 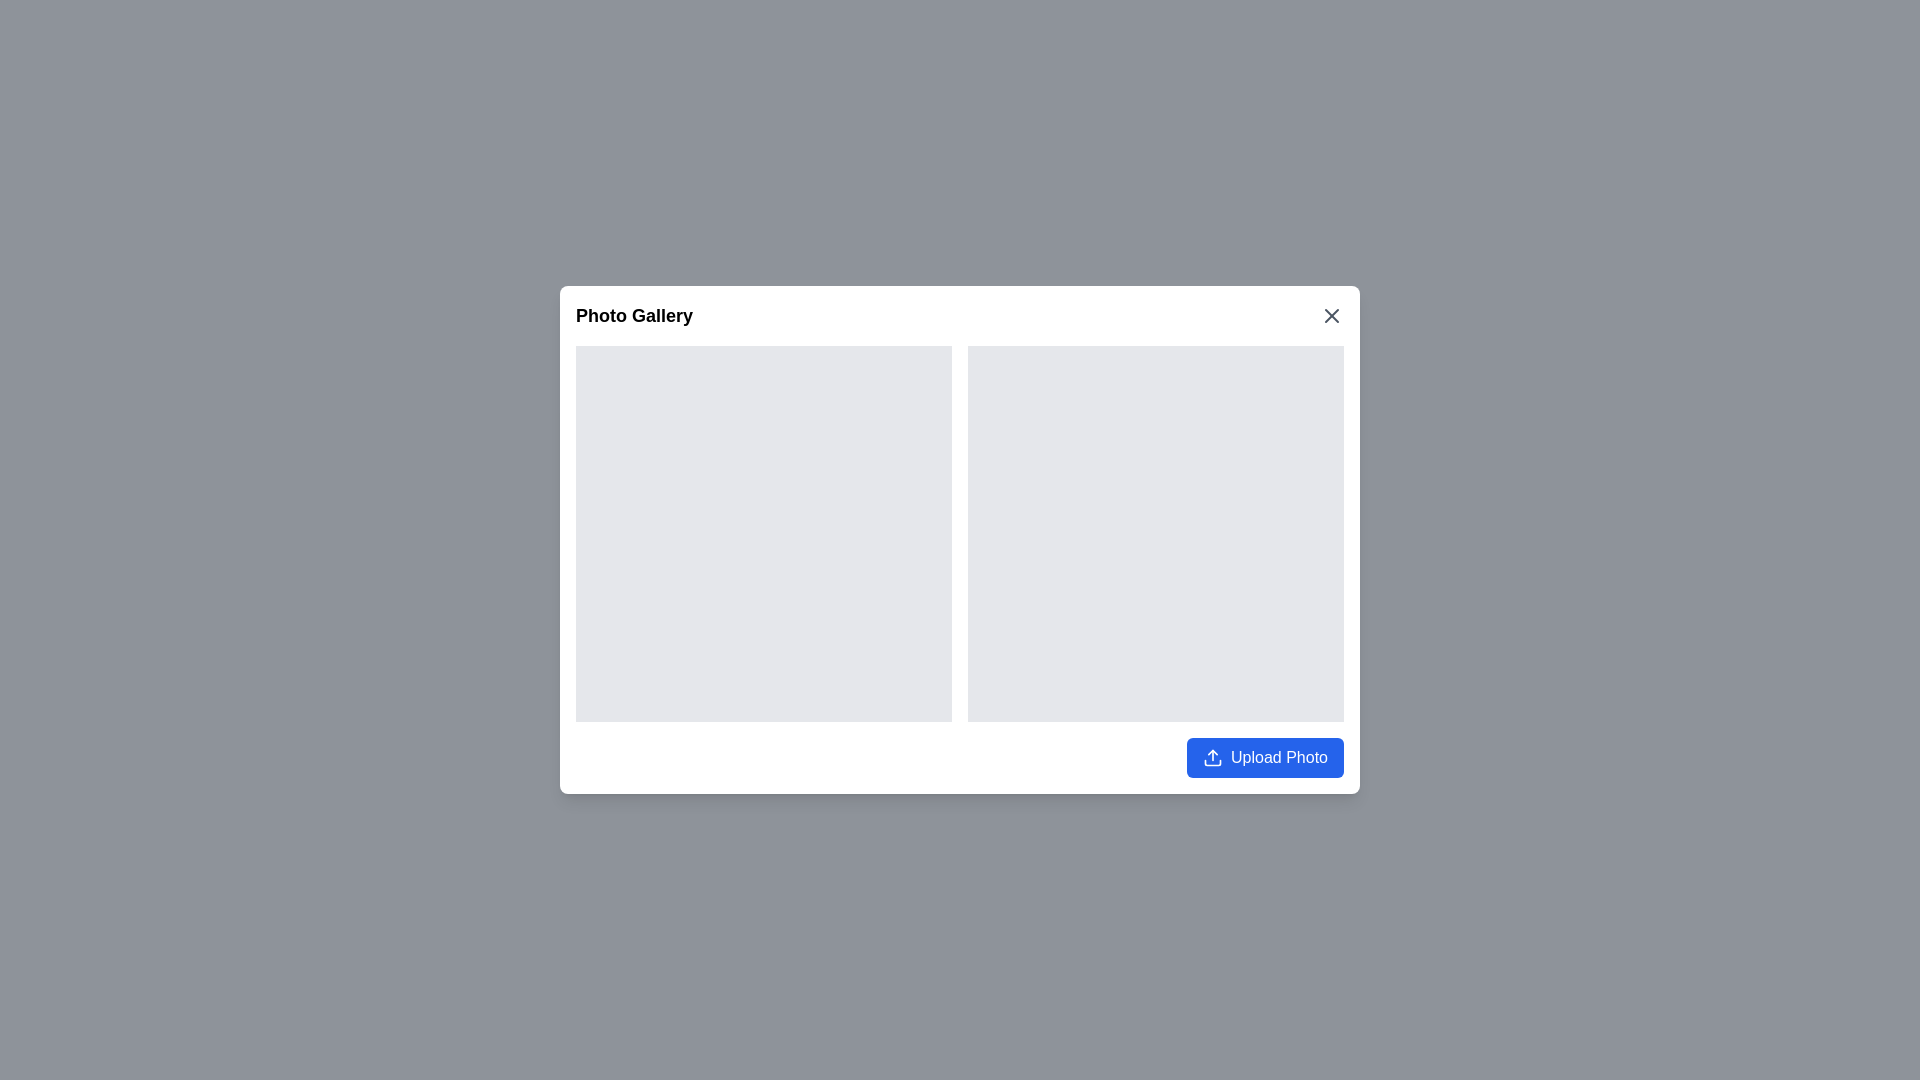 What do you see at coordinates (633, 315) in the screenshot?
I see `the 'Photo Gallery' text label, which is a bold heading aligned at the top-left of the white panel` at bounding box center [633, 315].